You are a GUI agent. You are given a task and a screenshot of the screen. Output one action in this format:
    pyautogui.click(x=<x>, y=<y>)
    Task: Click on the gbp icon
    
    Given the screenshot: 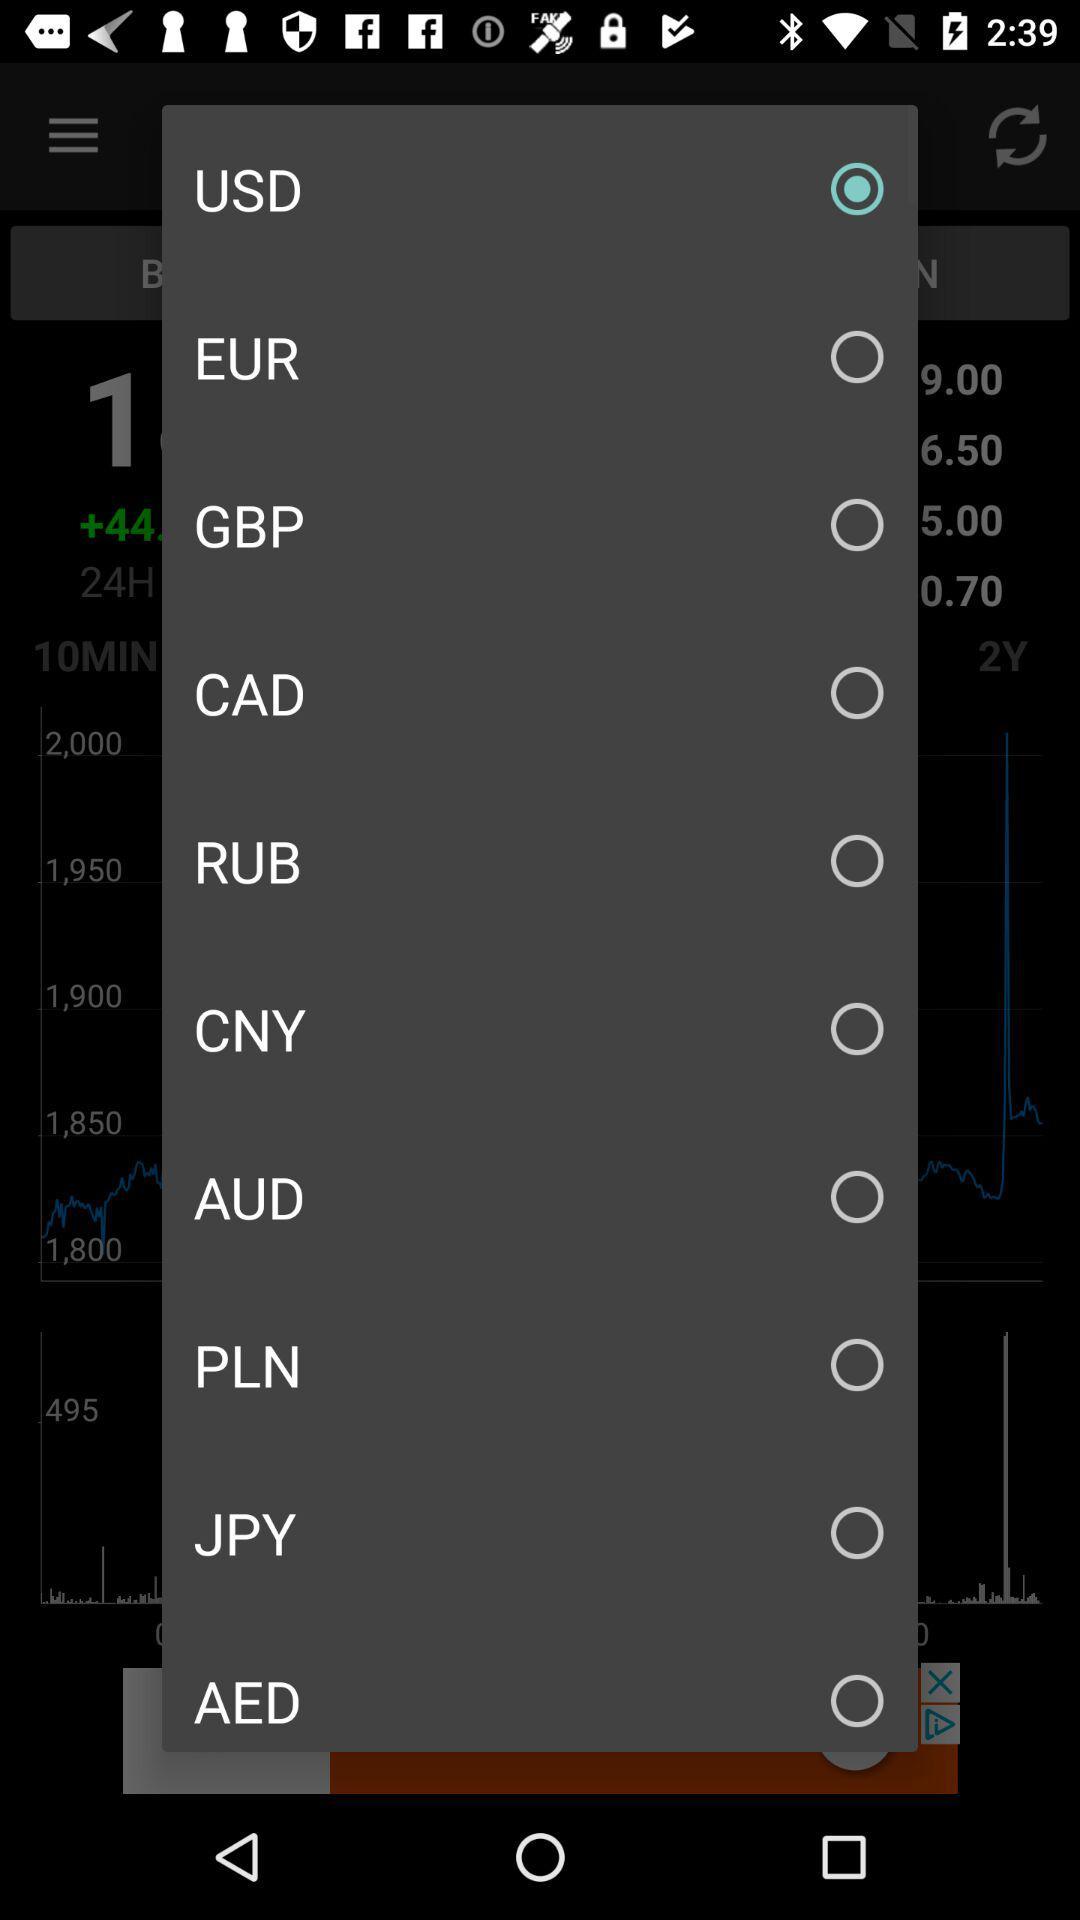 What is the action you would take?
    pyautogui.click(x=540, y=524)
    